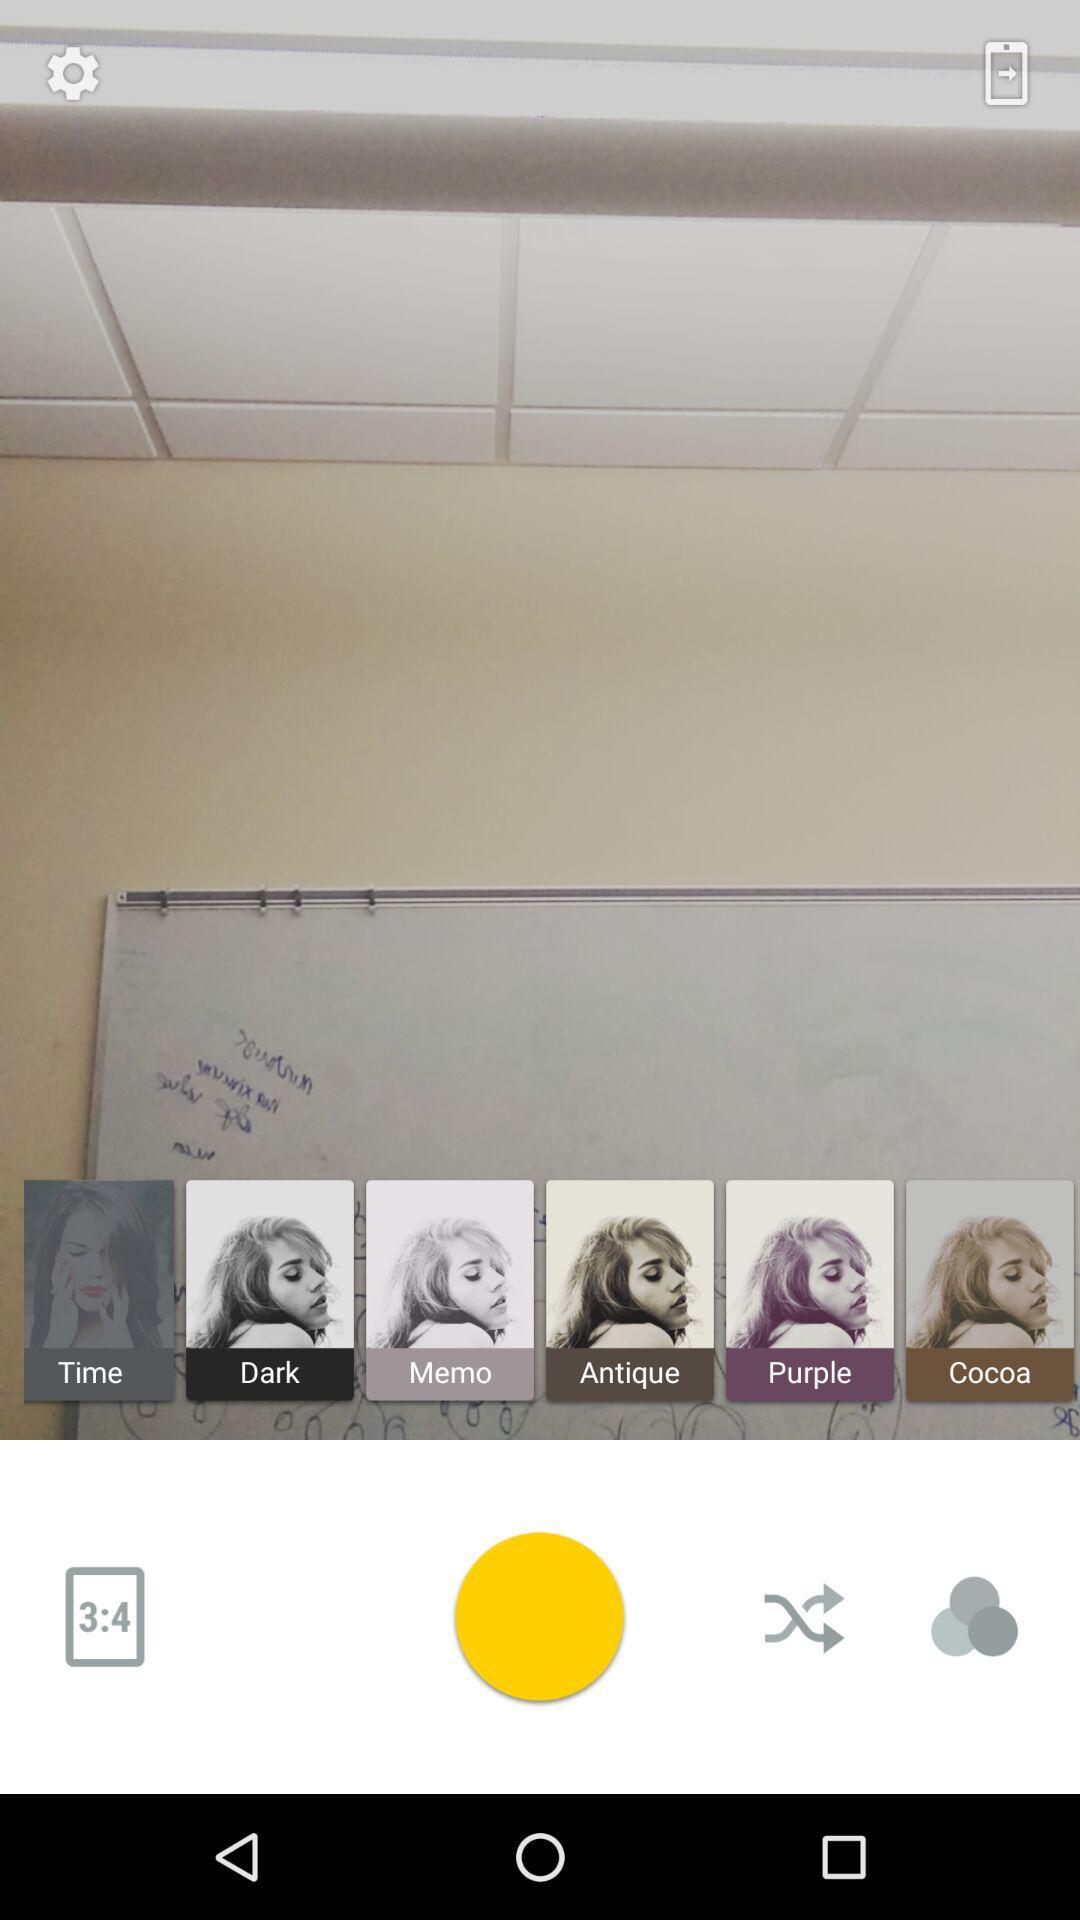 This screenshot has width=1080, height=1920. What do you see at coordinates (99, 1264) in the screenshot?
I see `the image above time` at bounding box center [99, 1264].